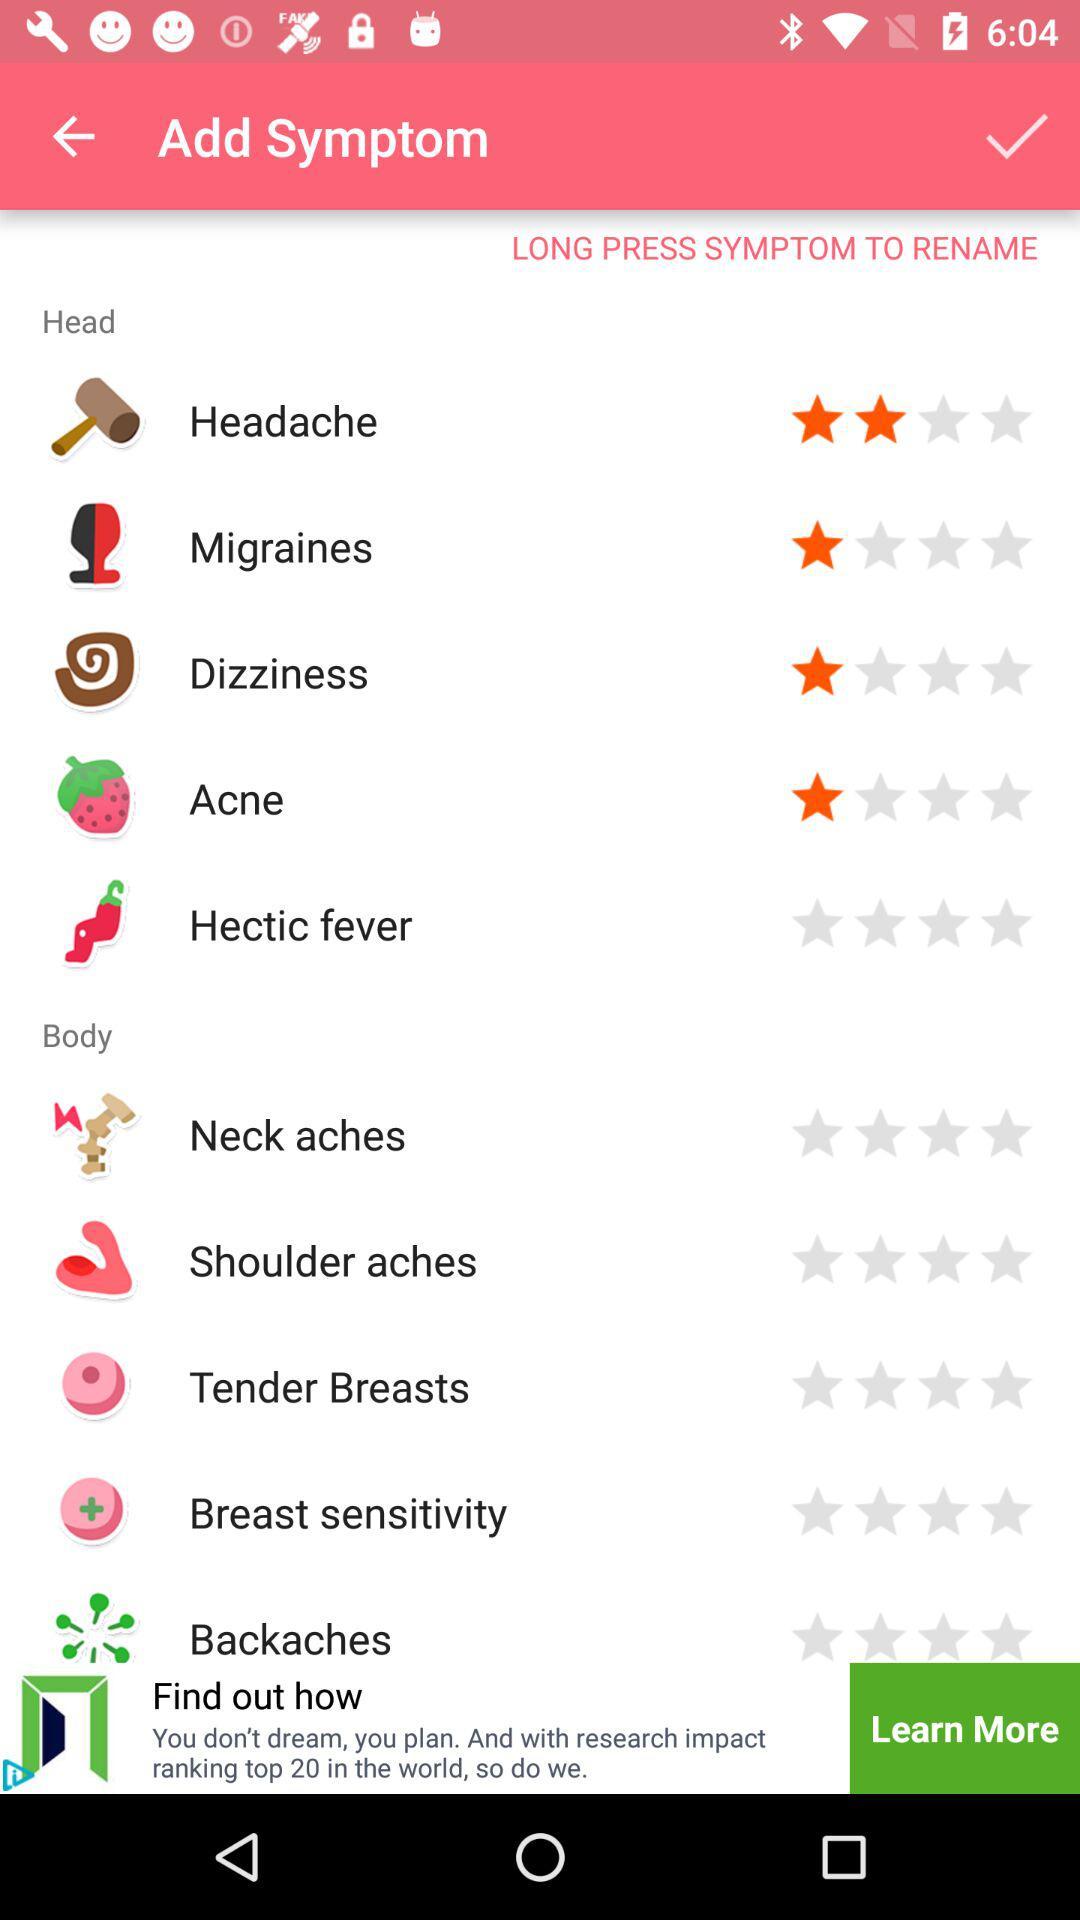  Describe the element at coordinates (1006, 546) in the screenshot. I see `four stars` at that location.